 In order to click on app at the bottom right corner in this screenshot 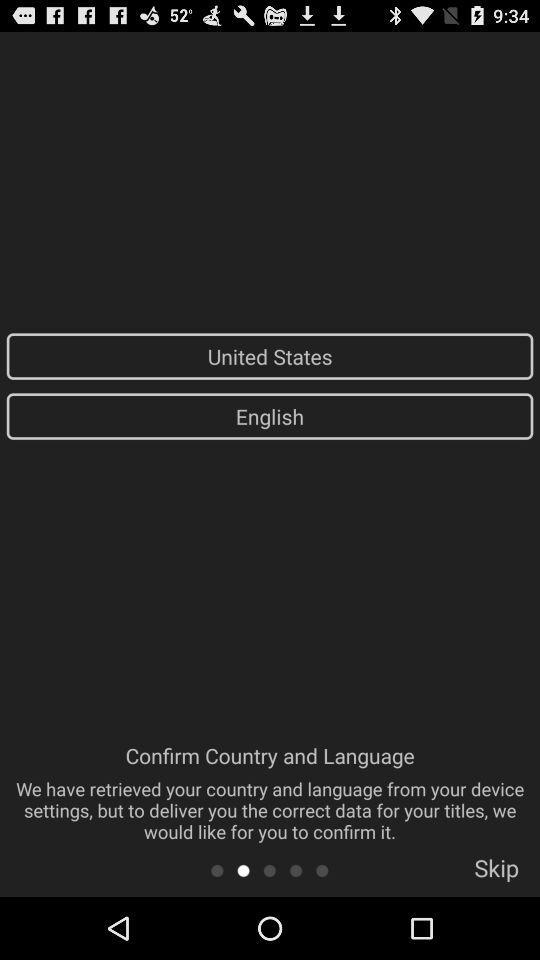, I will do `click(495, 873)`.